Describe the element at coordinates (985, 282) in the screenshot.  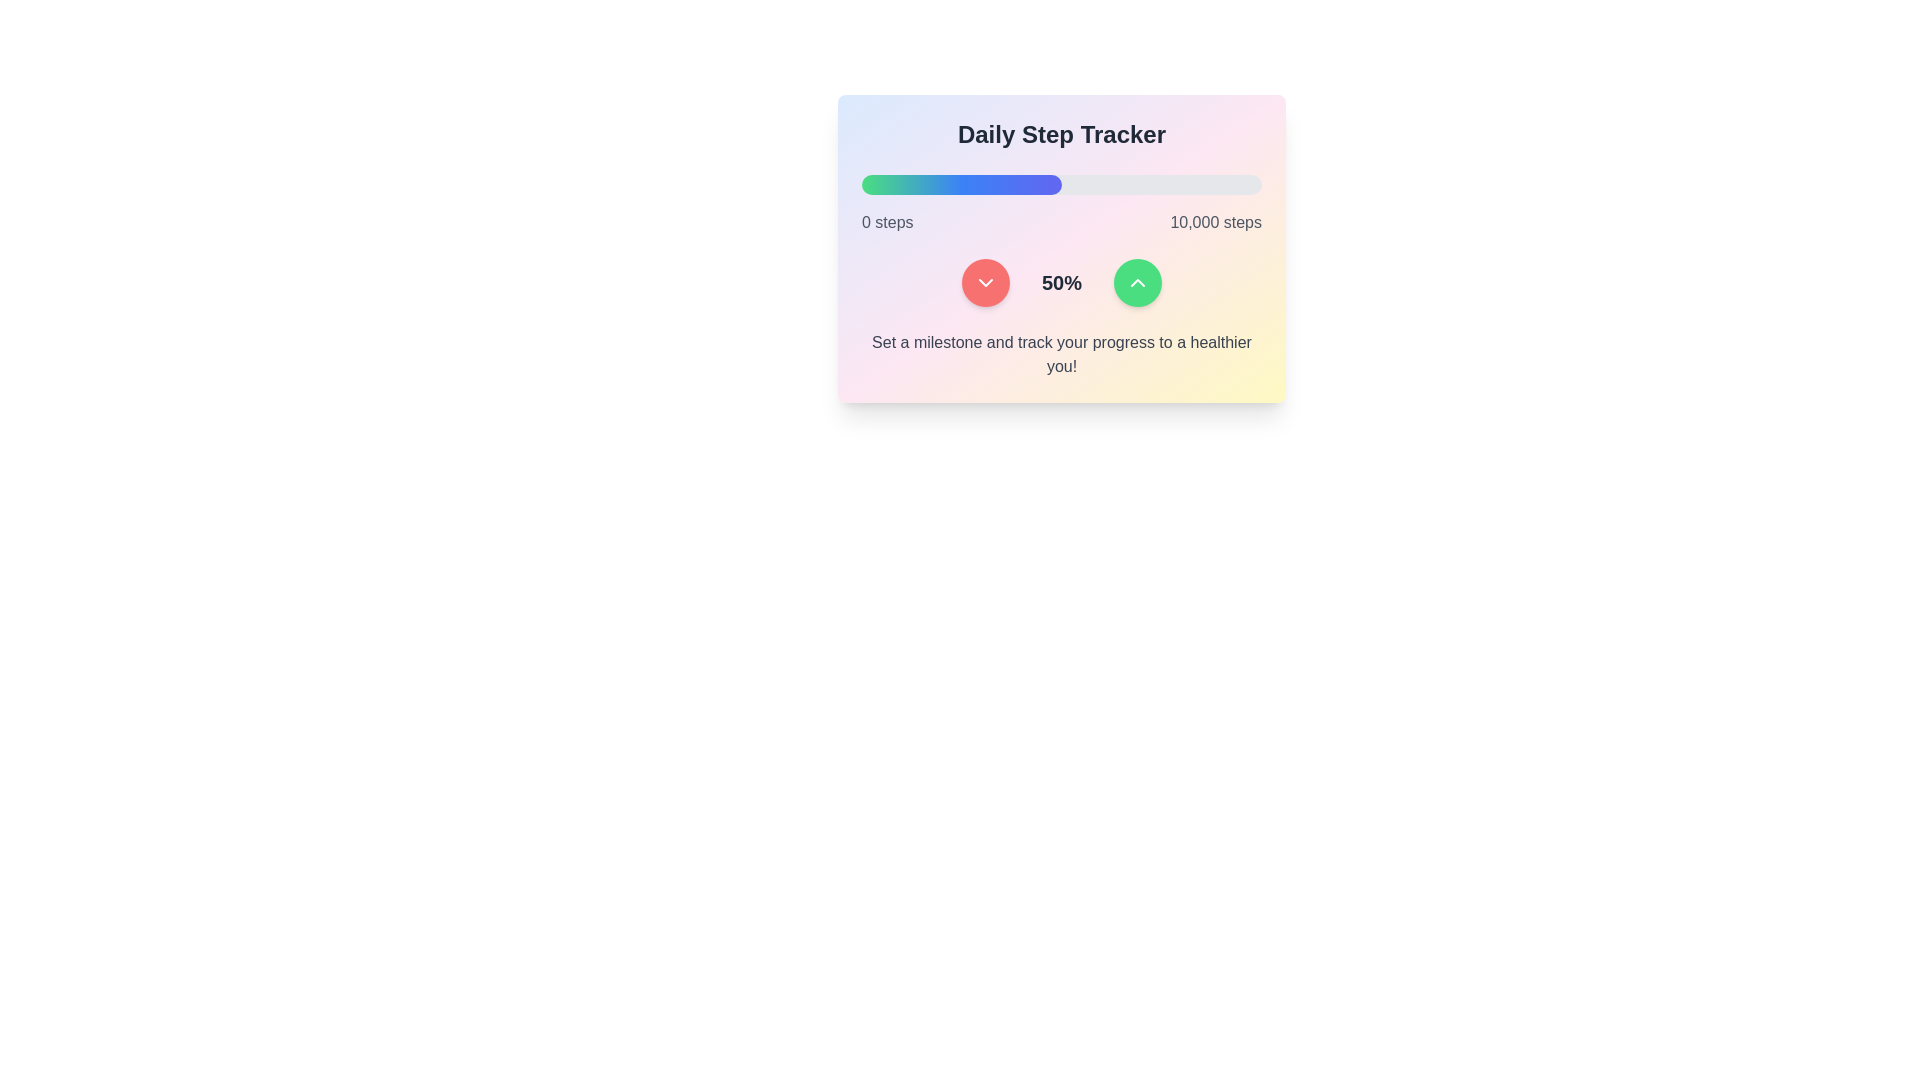
I see `the downward-pointing chevron icon in the red circular button below the progress bar in the 'Daily Step Tracker' component` at that location.